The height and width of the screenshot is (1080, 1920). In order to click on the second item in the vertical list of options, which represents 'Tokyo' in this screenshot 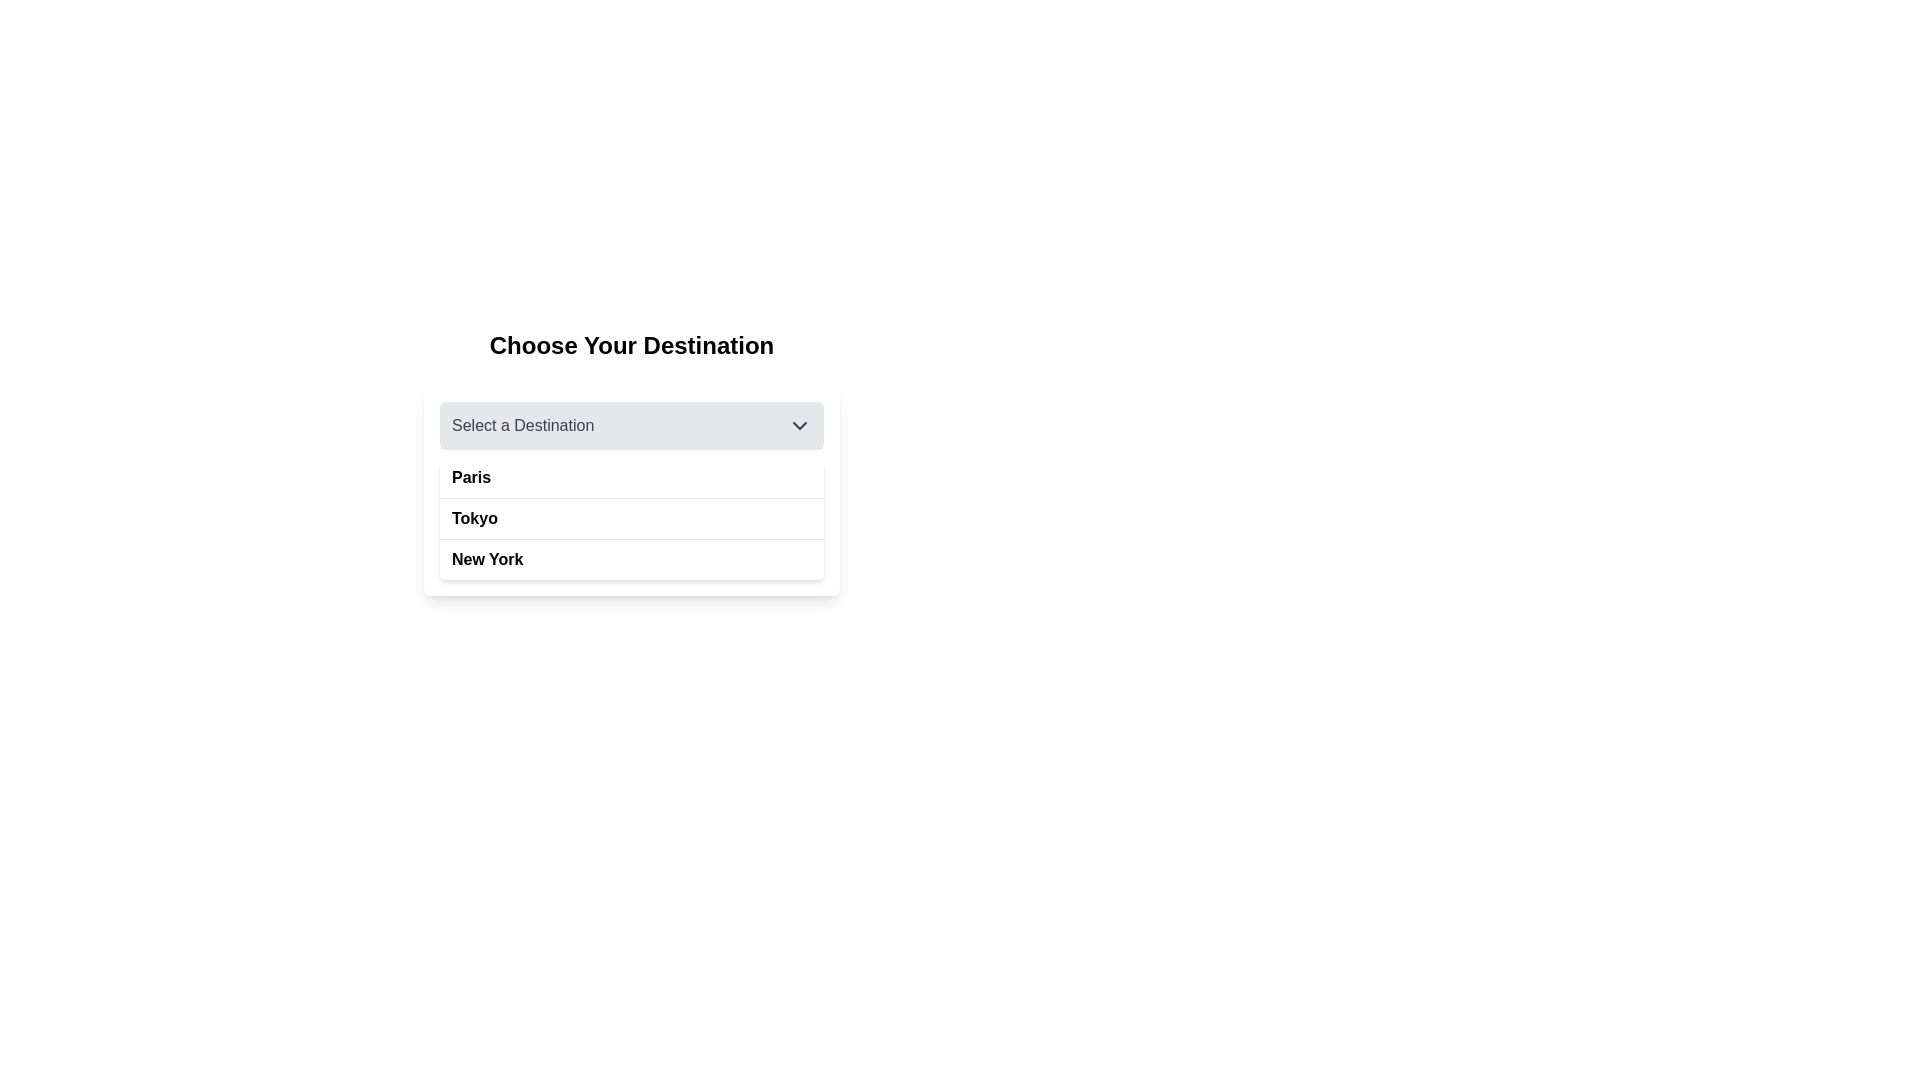, I will do `click(631, 518)`.